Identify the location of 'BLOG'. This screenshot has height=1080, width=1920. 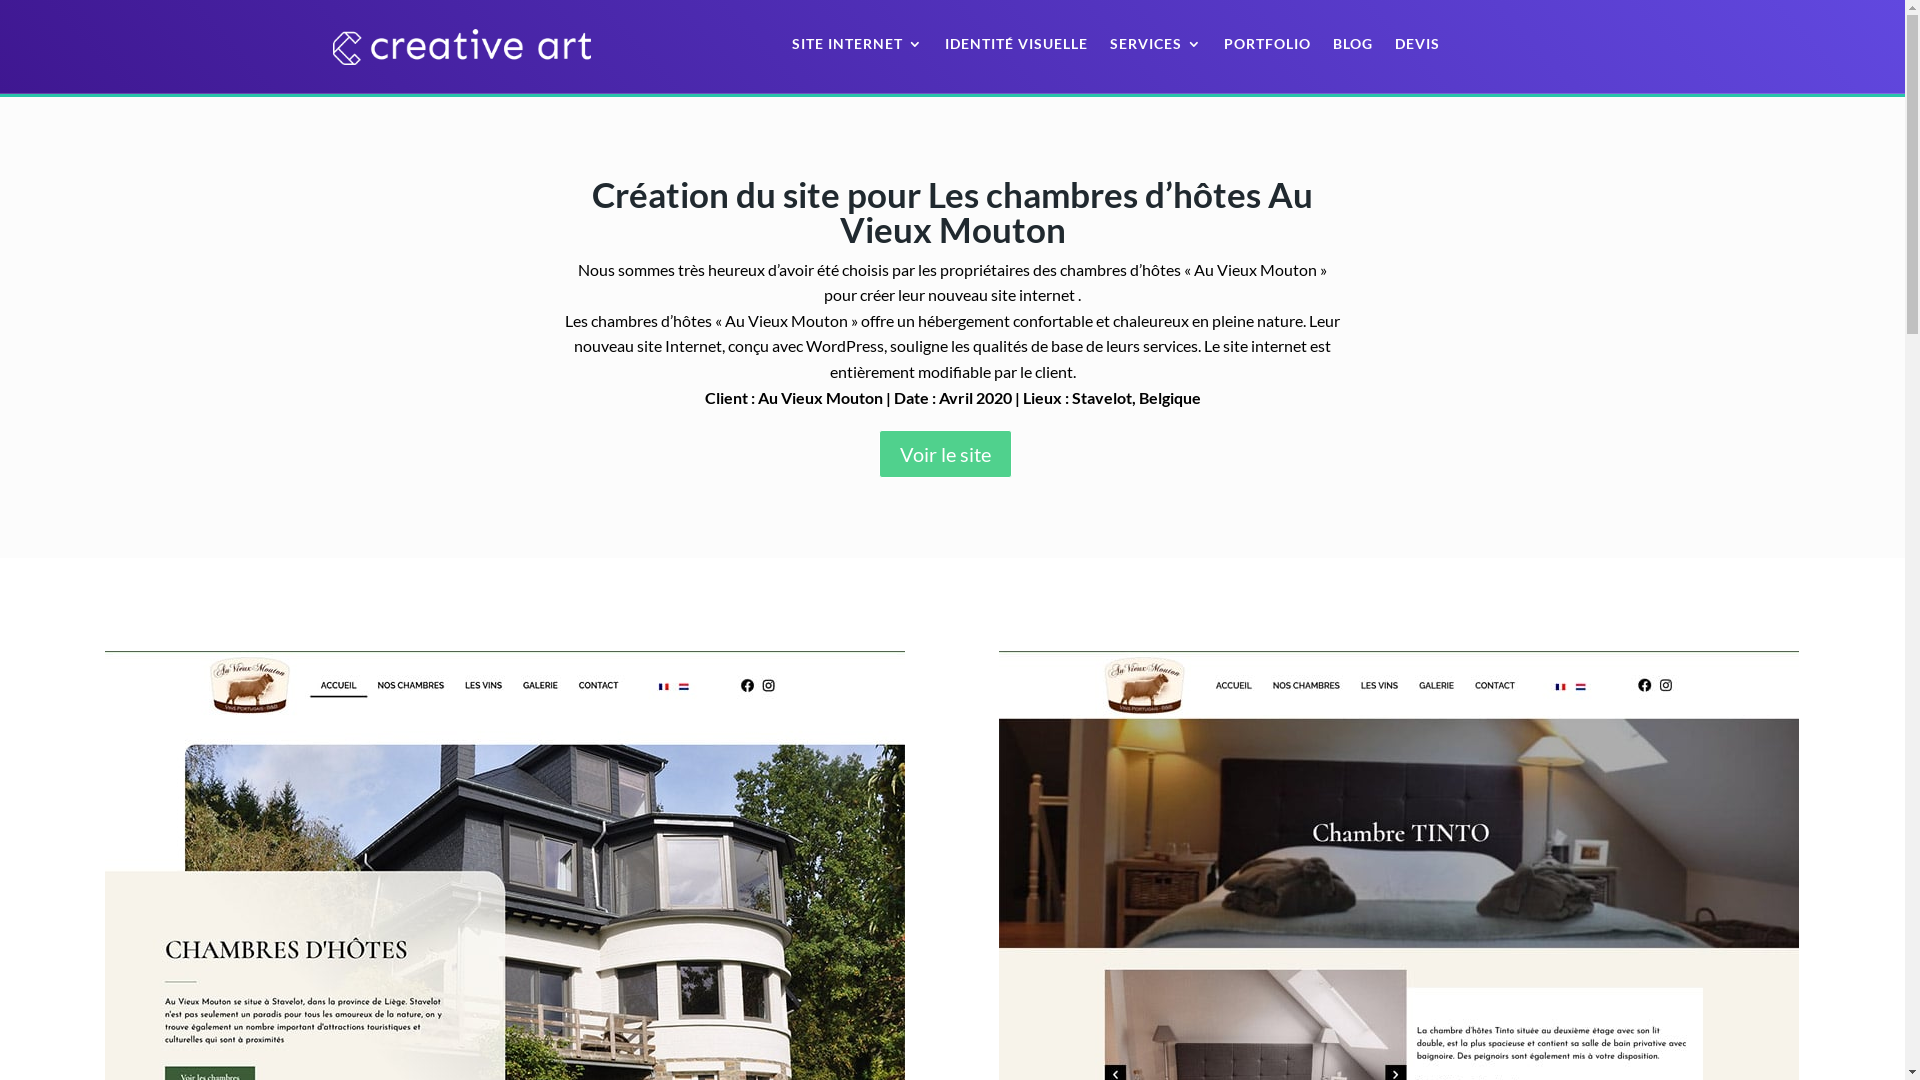
(1353, 46).